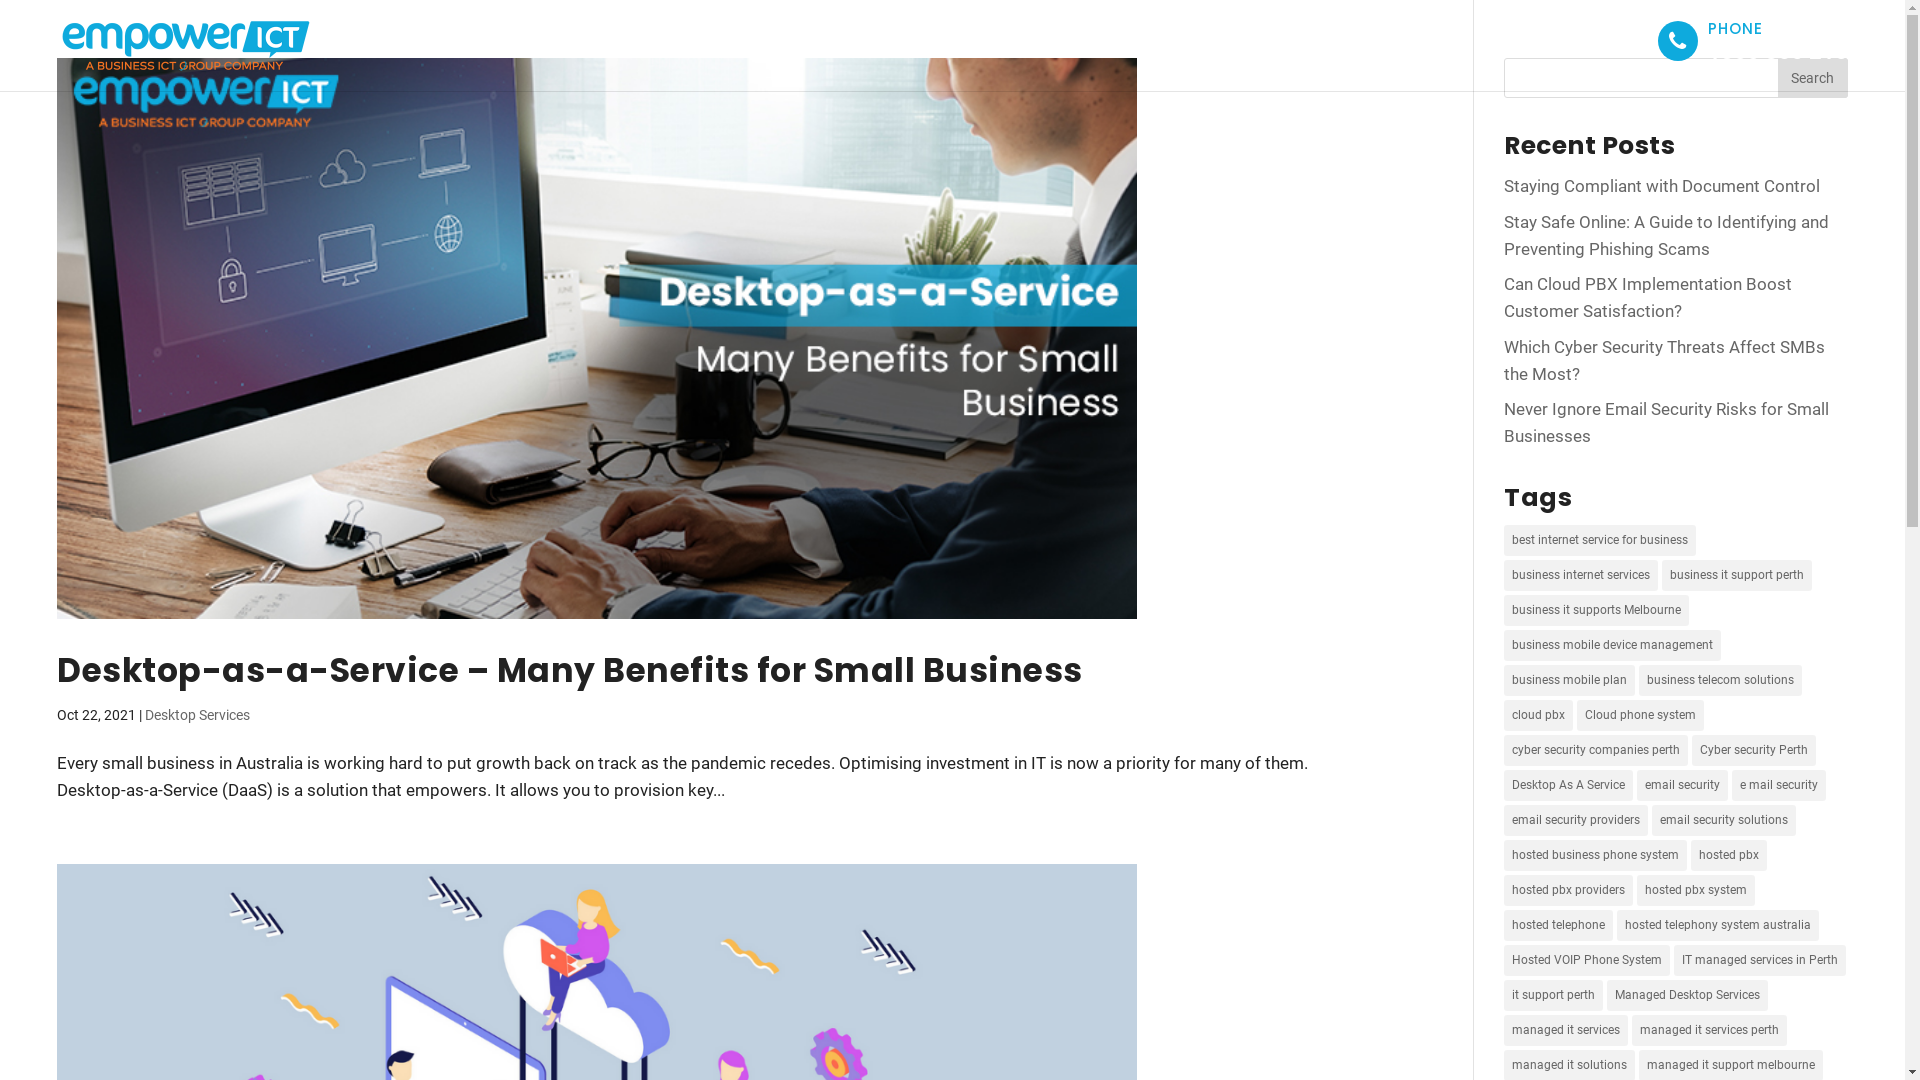  I want to click on 'managed it services perth', so click(1708, 1030).